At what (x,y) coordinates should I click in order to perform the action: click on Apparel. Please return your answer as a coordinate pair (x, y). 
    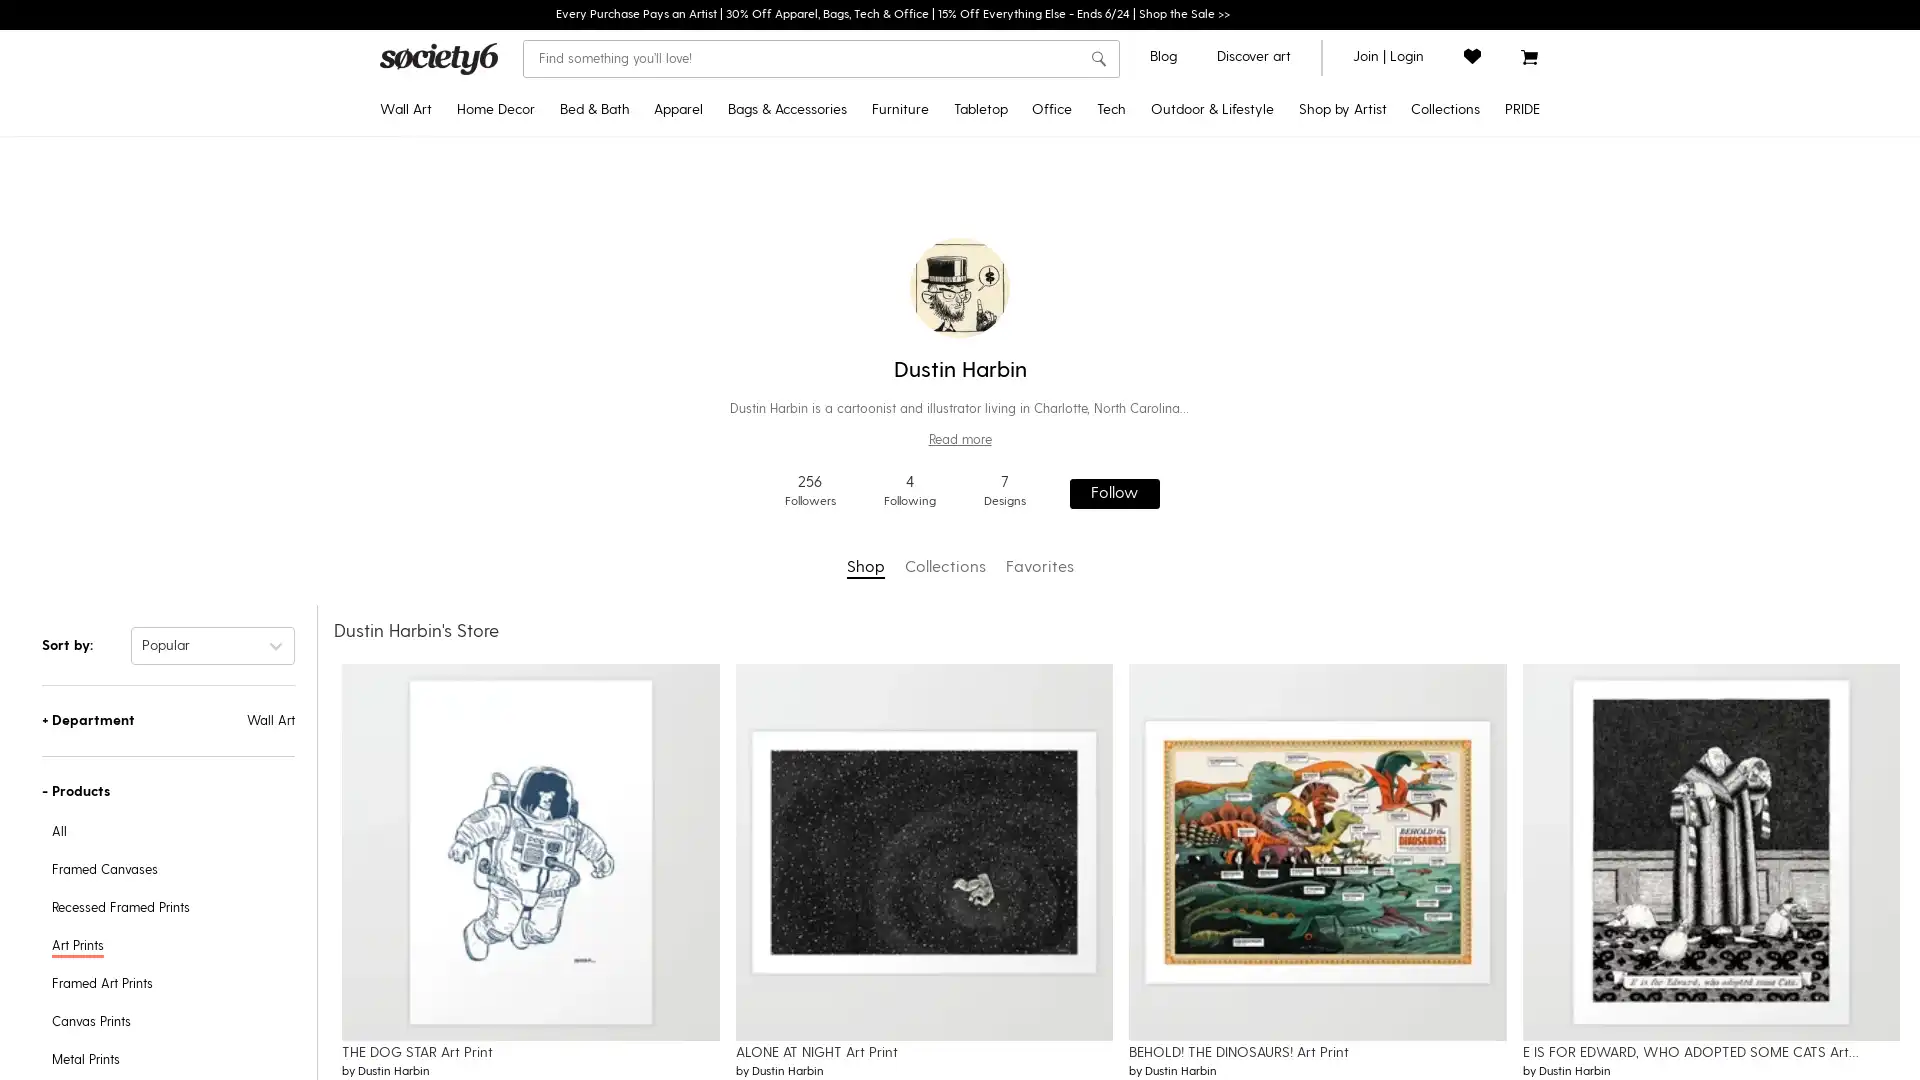
    Looking at the image, I should click on (678, 110).